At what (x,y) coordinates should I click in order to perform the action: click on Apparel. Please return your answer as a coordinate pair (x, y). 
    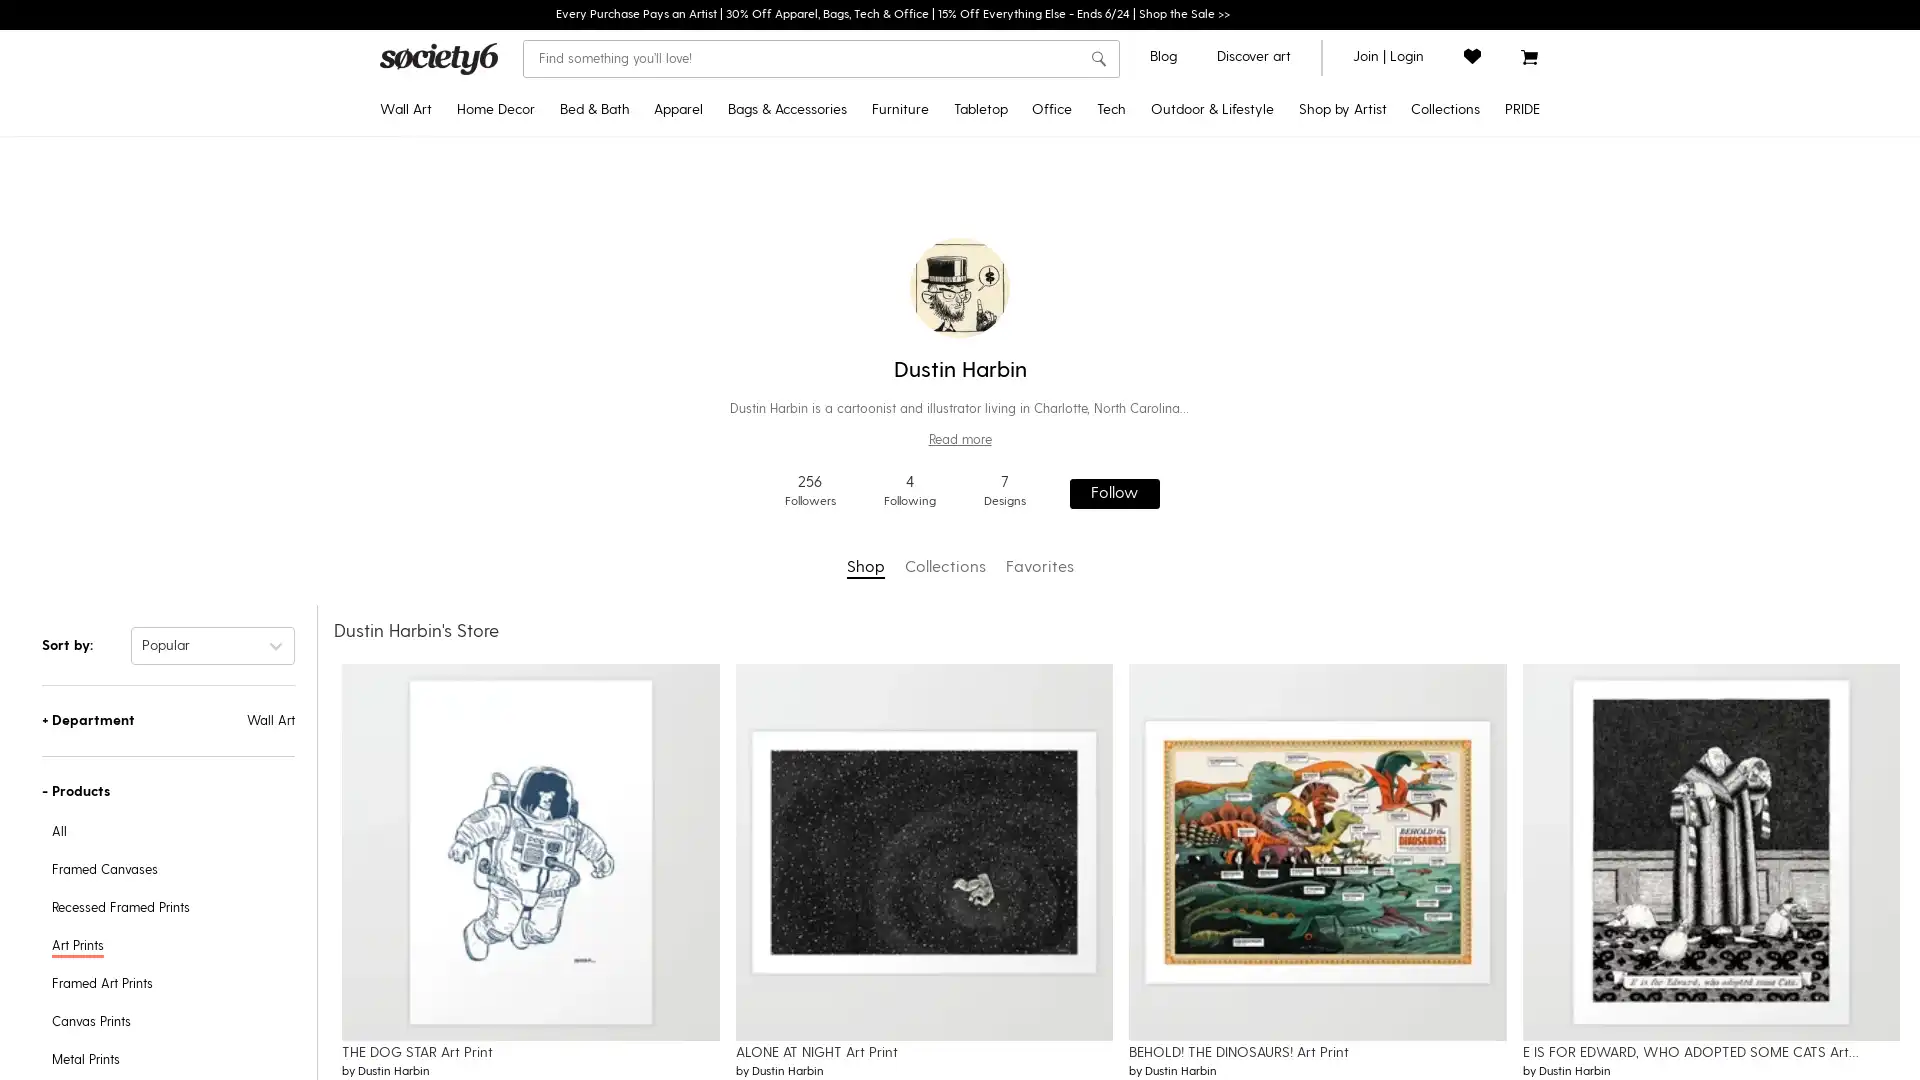
    Looking at the image, I should click on (678, 110).